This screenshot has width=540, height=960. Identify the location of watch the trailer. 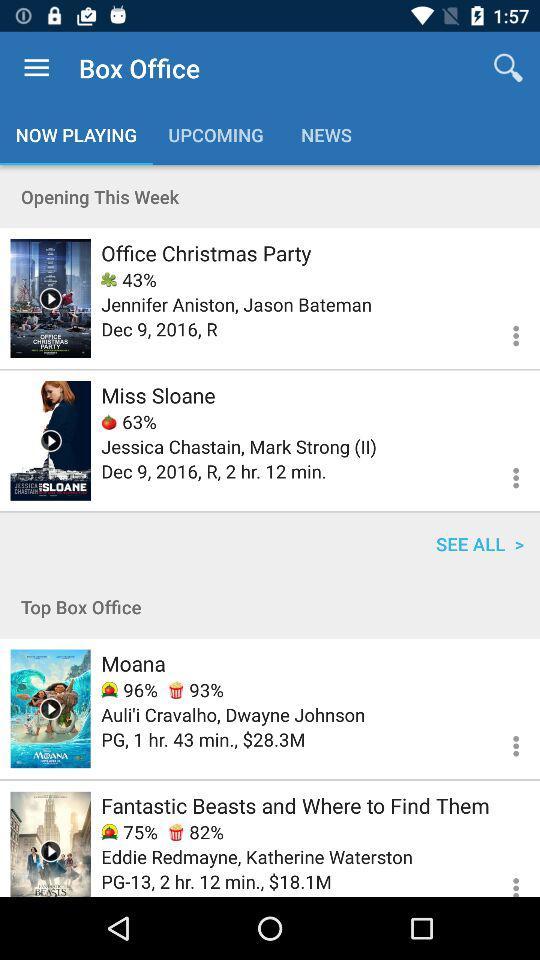
(50, 843).